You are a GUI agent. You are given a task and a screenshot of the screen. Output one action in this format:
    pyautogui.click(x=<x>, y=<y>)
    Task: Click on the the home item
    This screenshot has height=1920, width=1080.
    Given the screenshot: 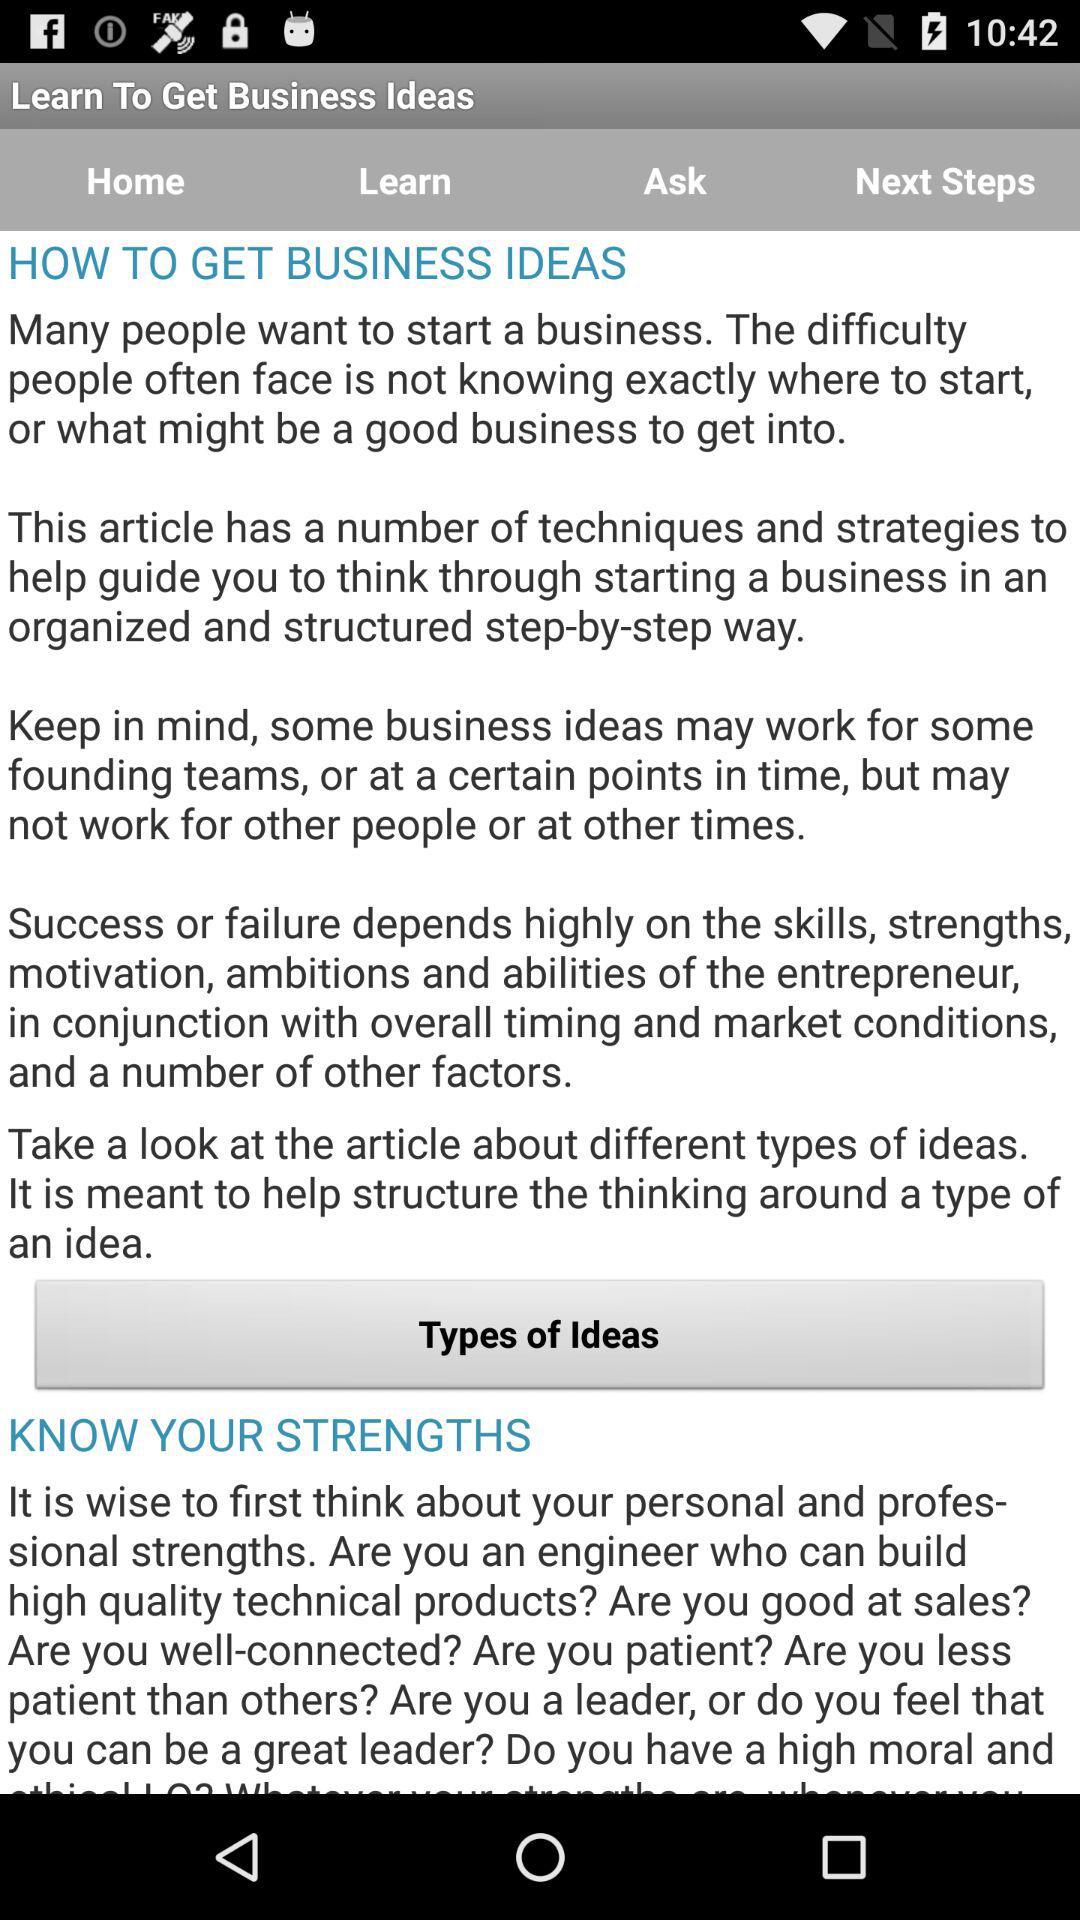 What is the action you would take?
    pyautogui.click(x=135, y=180)
    